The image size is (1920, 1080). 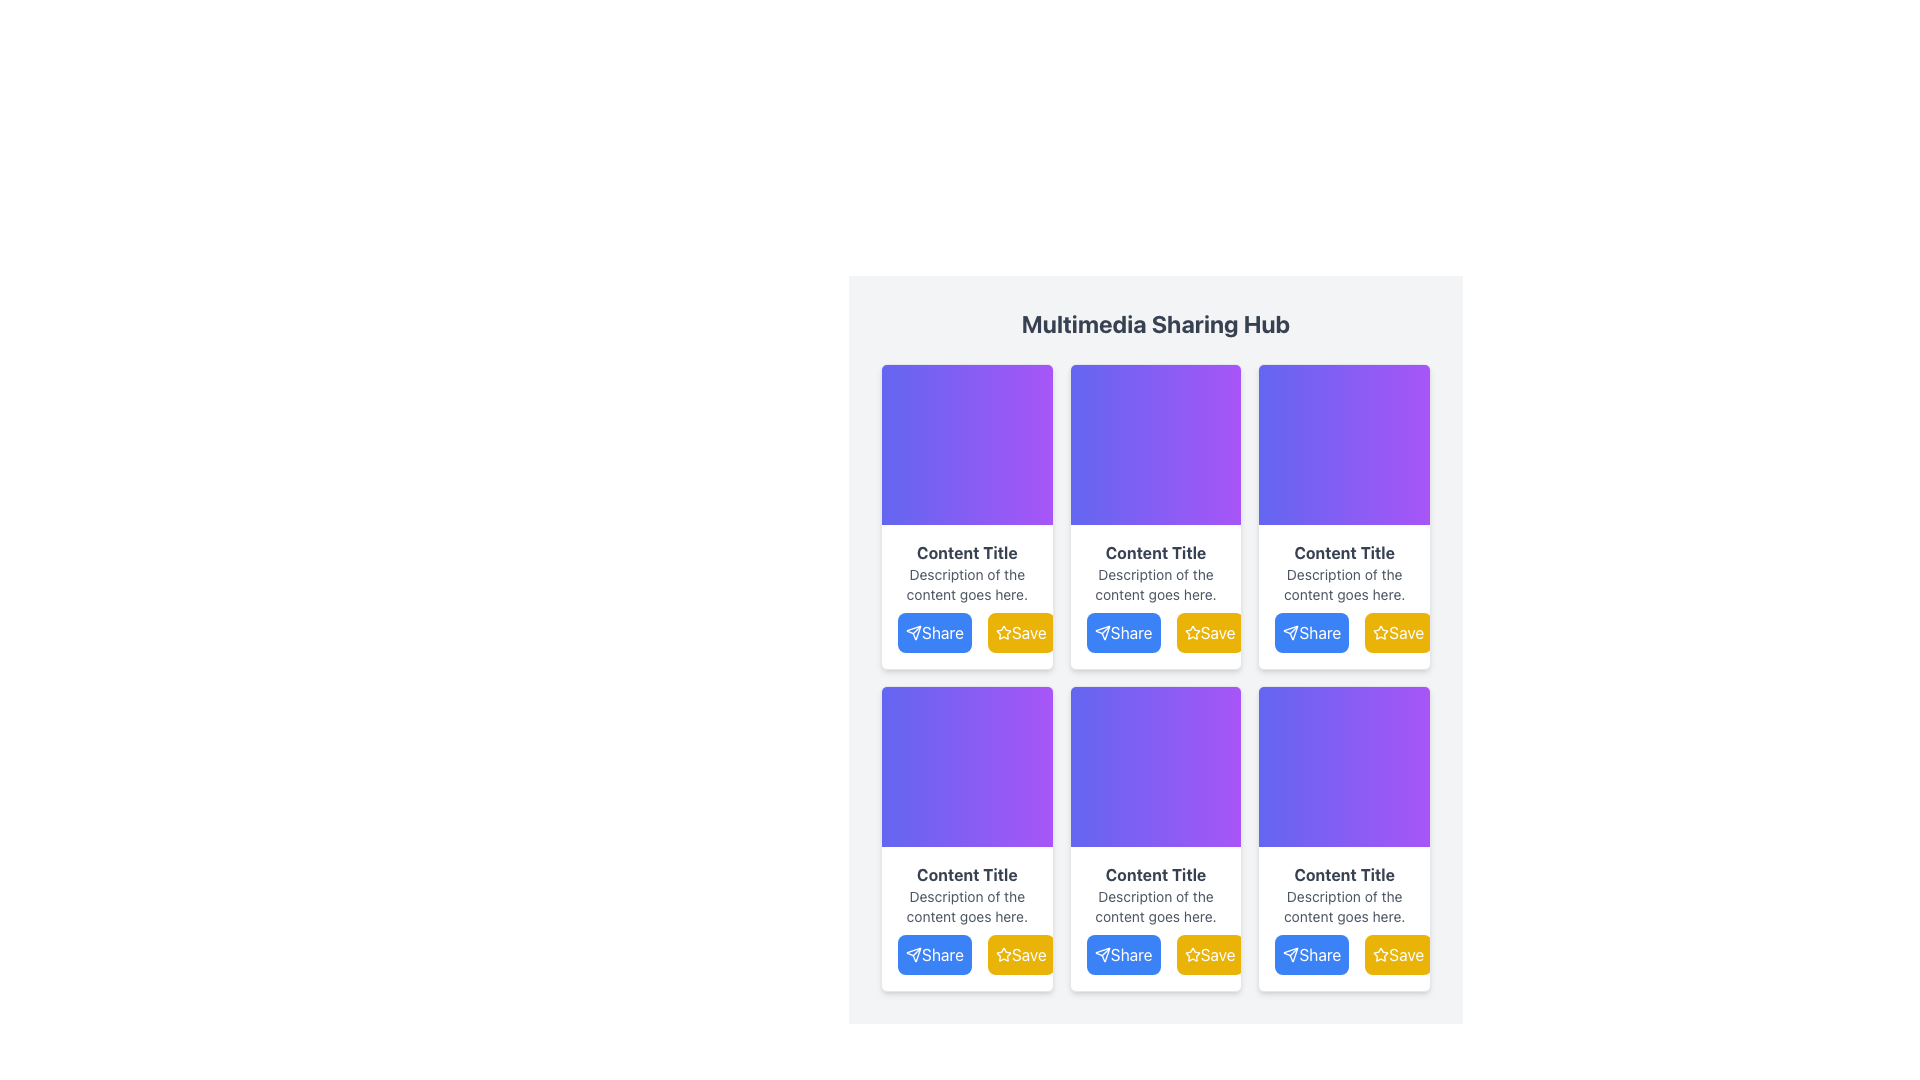 I want to click on text label that serves as the title of the third card in the first row of the multimedia sharing options grid, which is centrally aligned above the content description, so click(x=1344, y=552).